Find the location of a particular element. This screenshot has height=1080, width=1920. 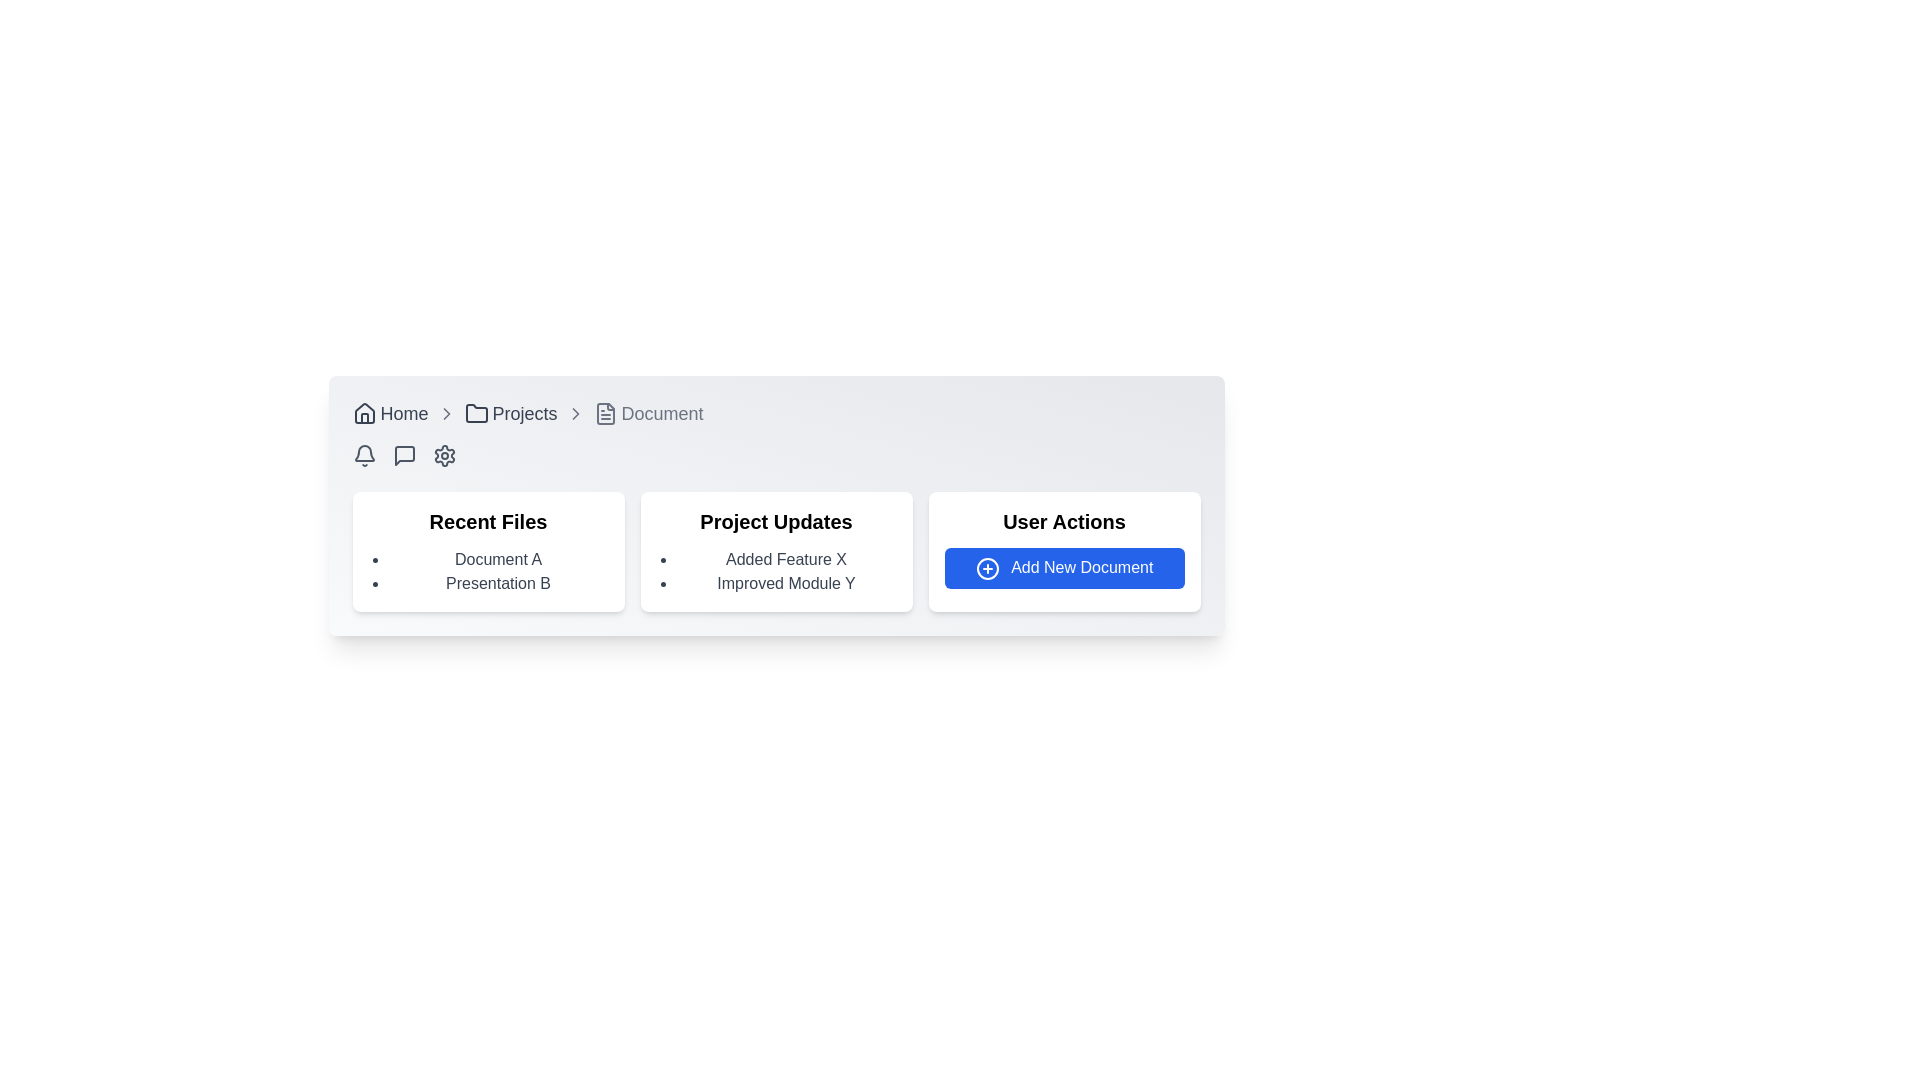

the right-facing chevron arrow icon, which is the third icon in the breadcrumb navigation bar between the 'Projects' and 'Document' links is located at coordinates (445, 412).